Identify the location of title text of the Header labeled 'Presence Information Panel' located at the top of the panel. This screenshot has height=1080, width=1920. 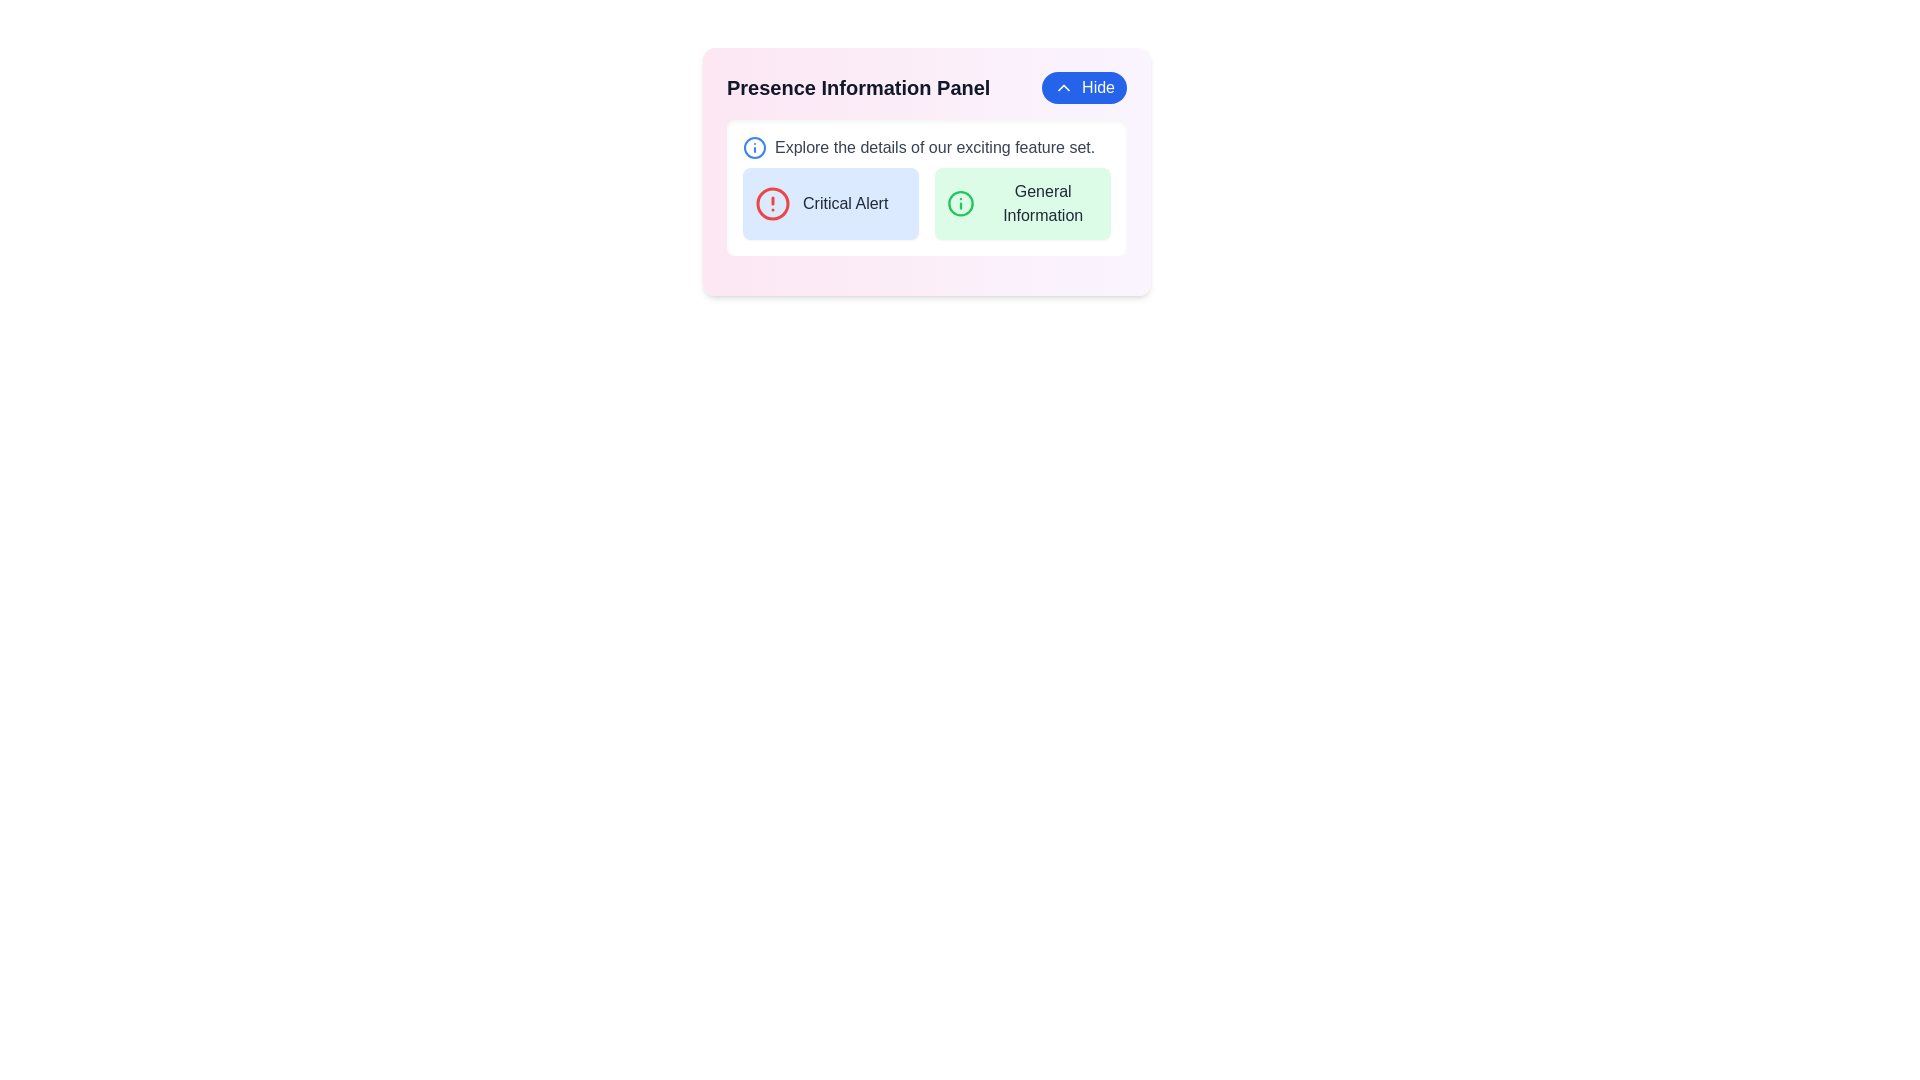
(925, 87).